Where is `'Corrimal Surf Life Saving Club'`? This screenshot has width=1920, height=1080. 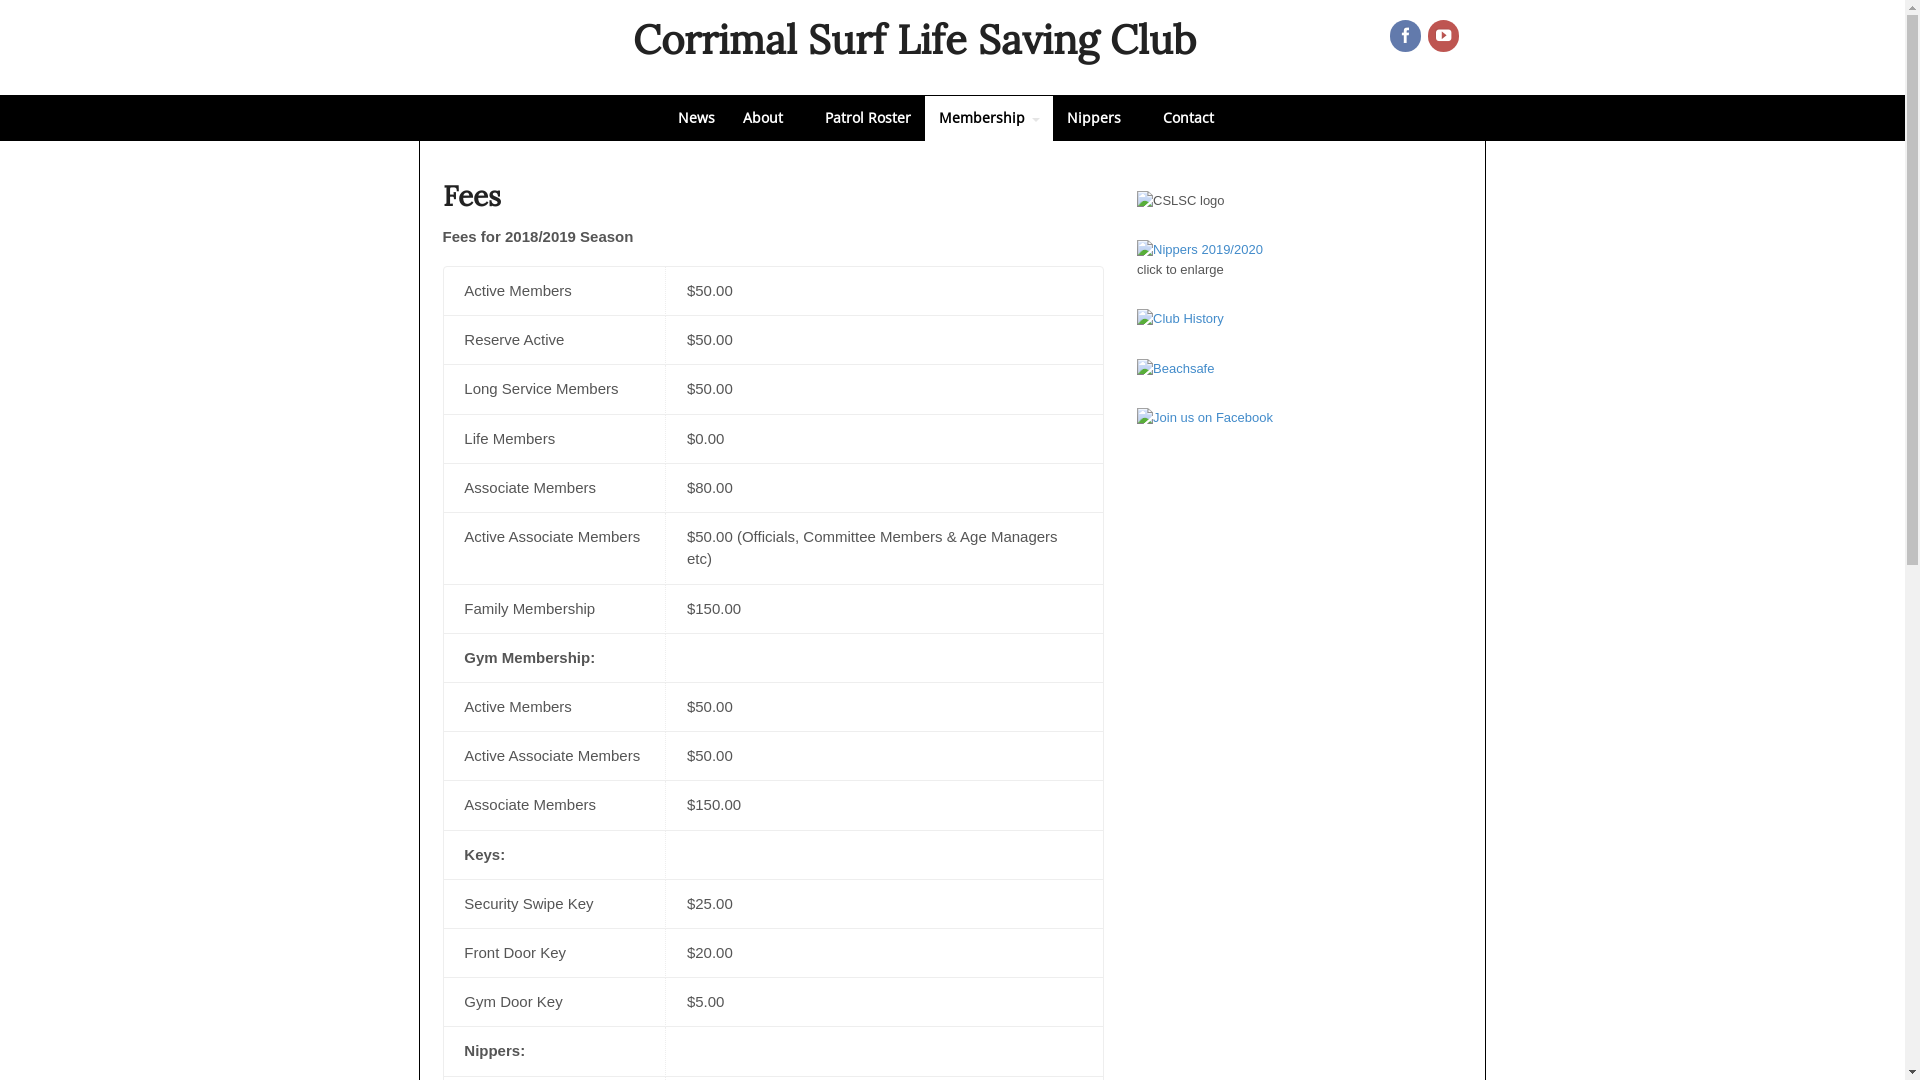 'Corrimal Surf Life Saving Club' is located at coordinates (631, 39).